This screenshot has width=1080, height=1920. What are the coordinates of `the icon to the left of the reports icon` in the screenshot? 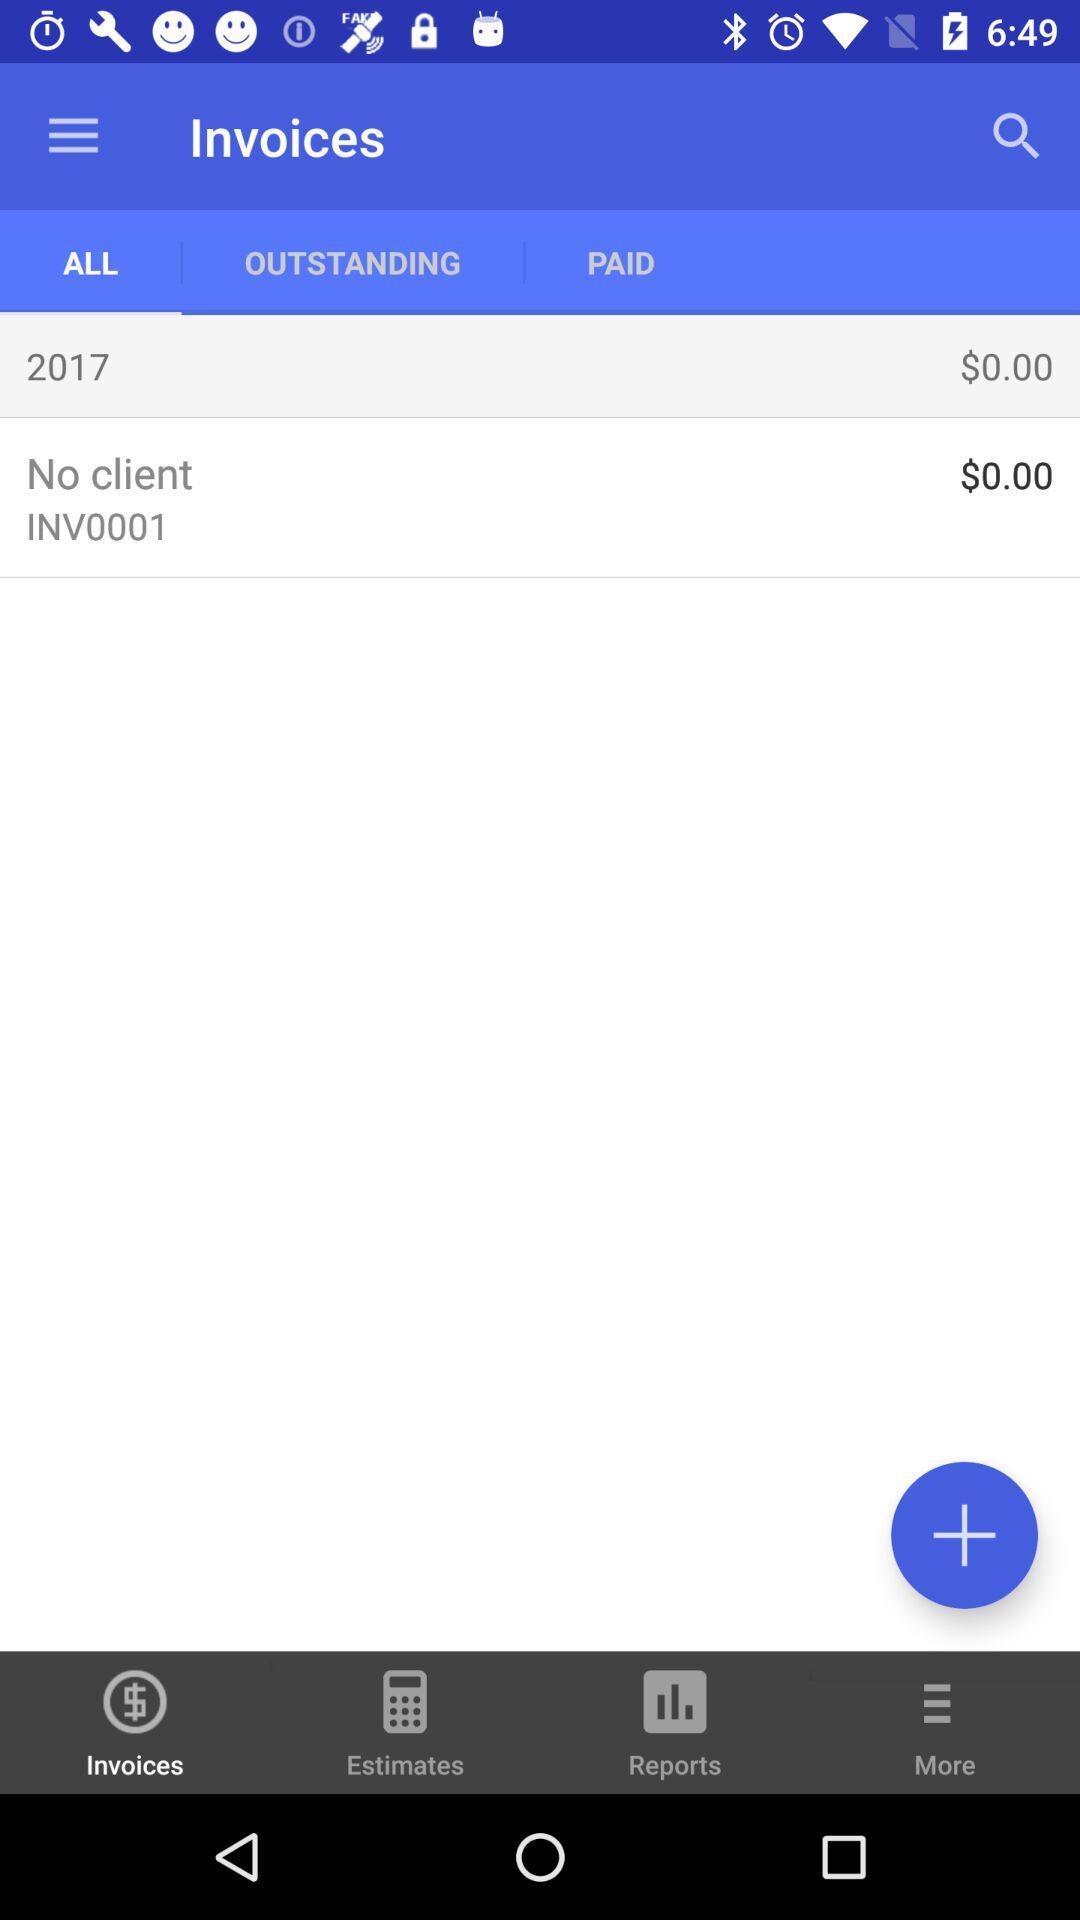 It's located at (405, 1731).